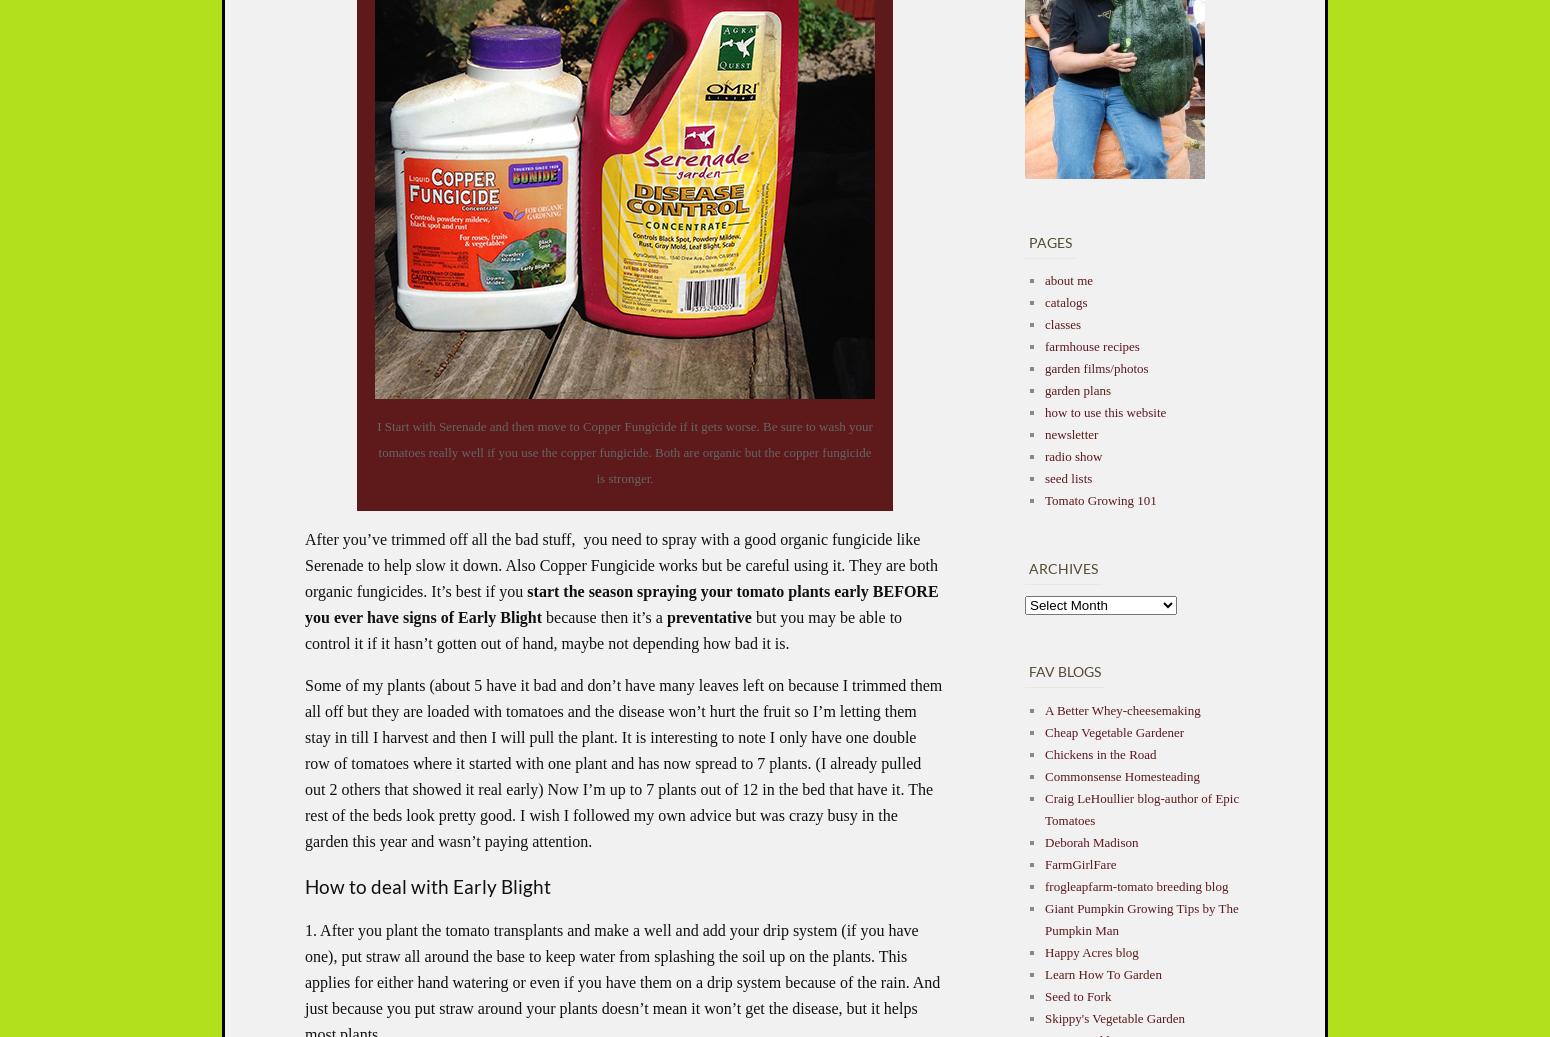 The image size is (1550, 1037). What do you see at coordinates (1135, 885) in the screenshot?
I see `'frogleapfarm-tomato breeding blog'` at bounding box center [1135, 885].